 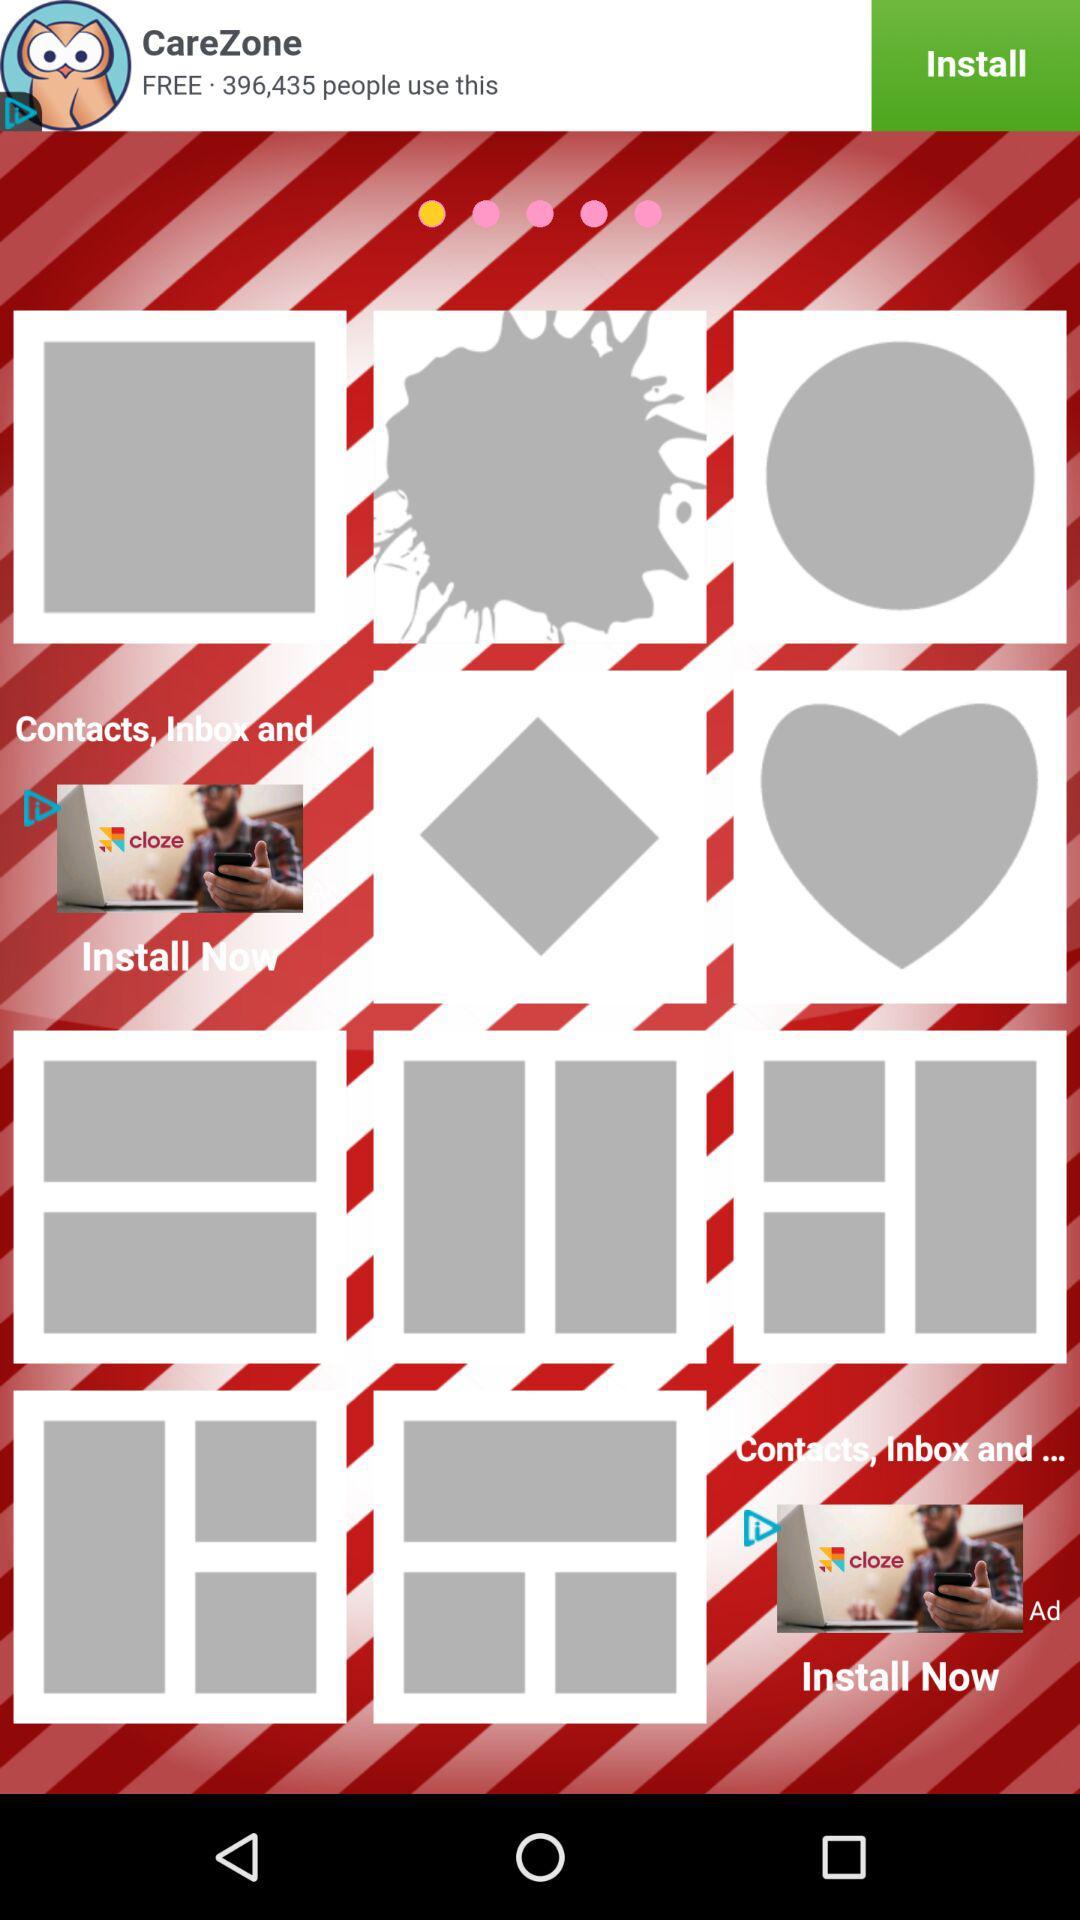 What do you see at coordinates (898, 836) in the screenshot?
I see `button` at bounding box center [898, 836].